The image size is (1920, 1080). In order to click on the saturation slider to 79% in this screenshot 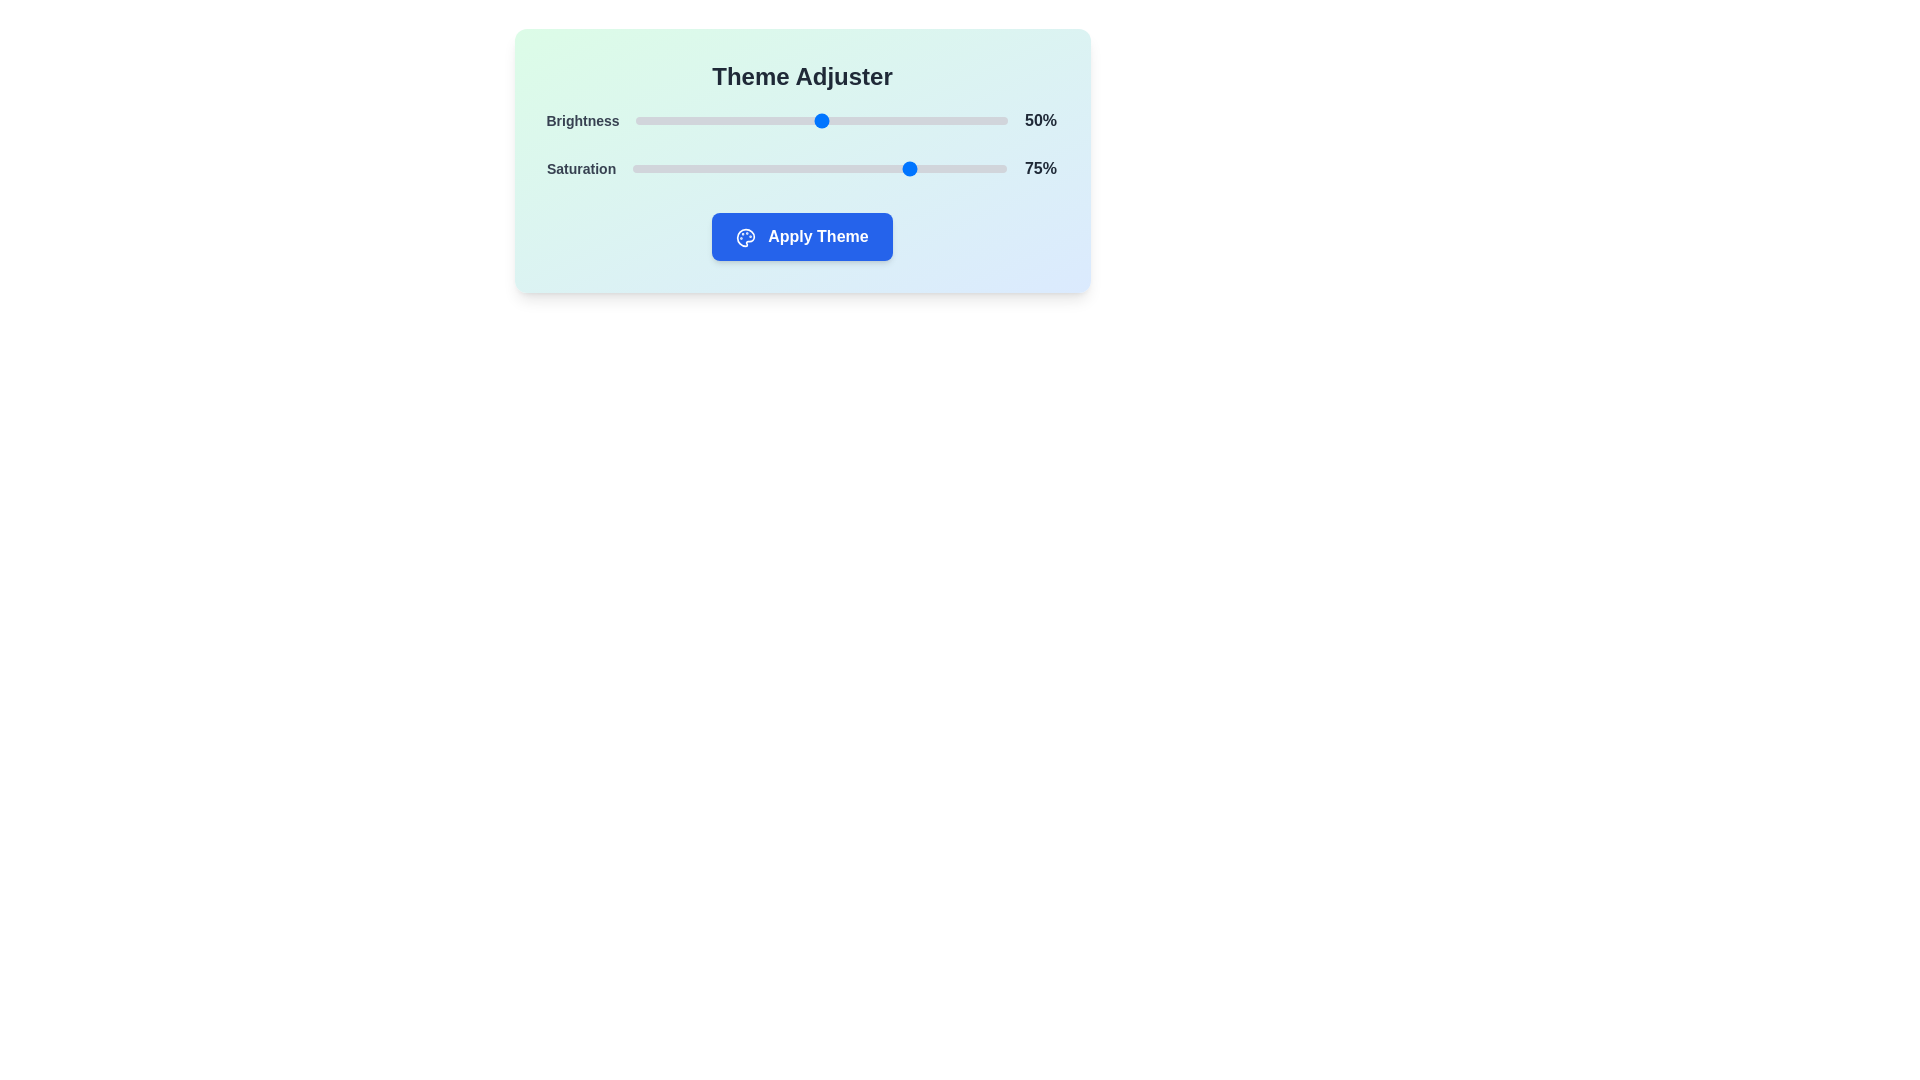, I will do `click(927, 168)`.